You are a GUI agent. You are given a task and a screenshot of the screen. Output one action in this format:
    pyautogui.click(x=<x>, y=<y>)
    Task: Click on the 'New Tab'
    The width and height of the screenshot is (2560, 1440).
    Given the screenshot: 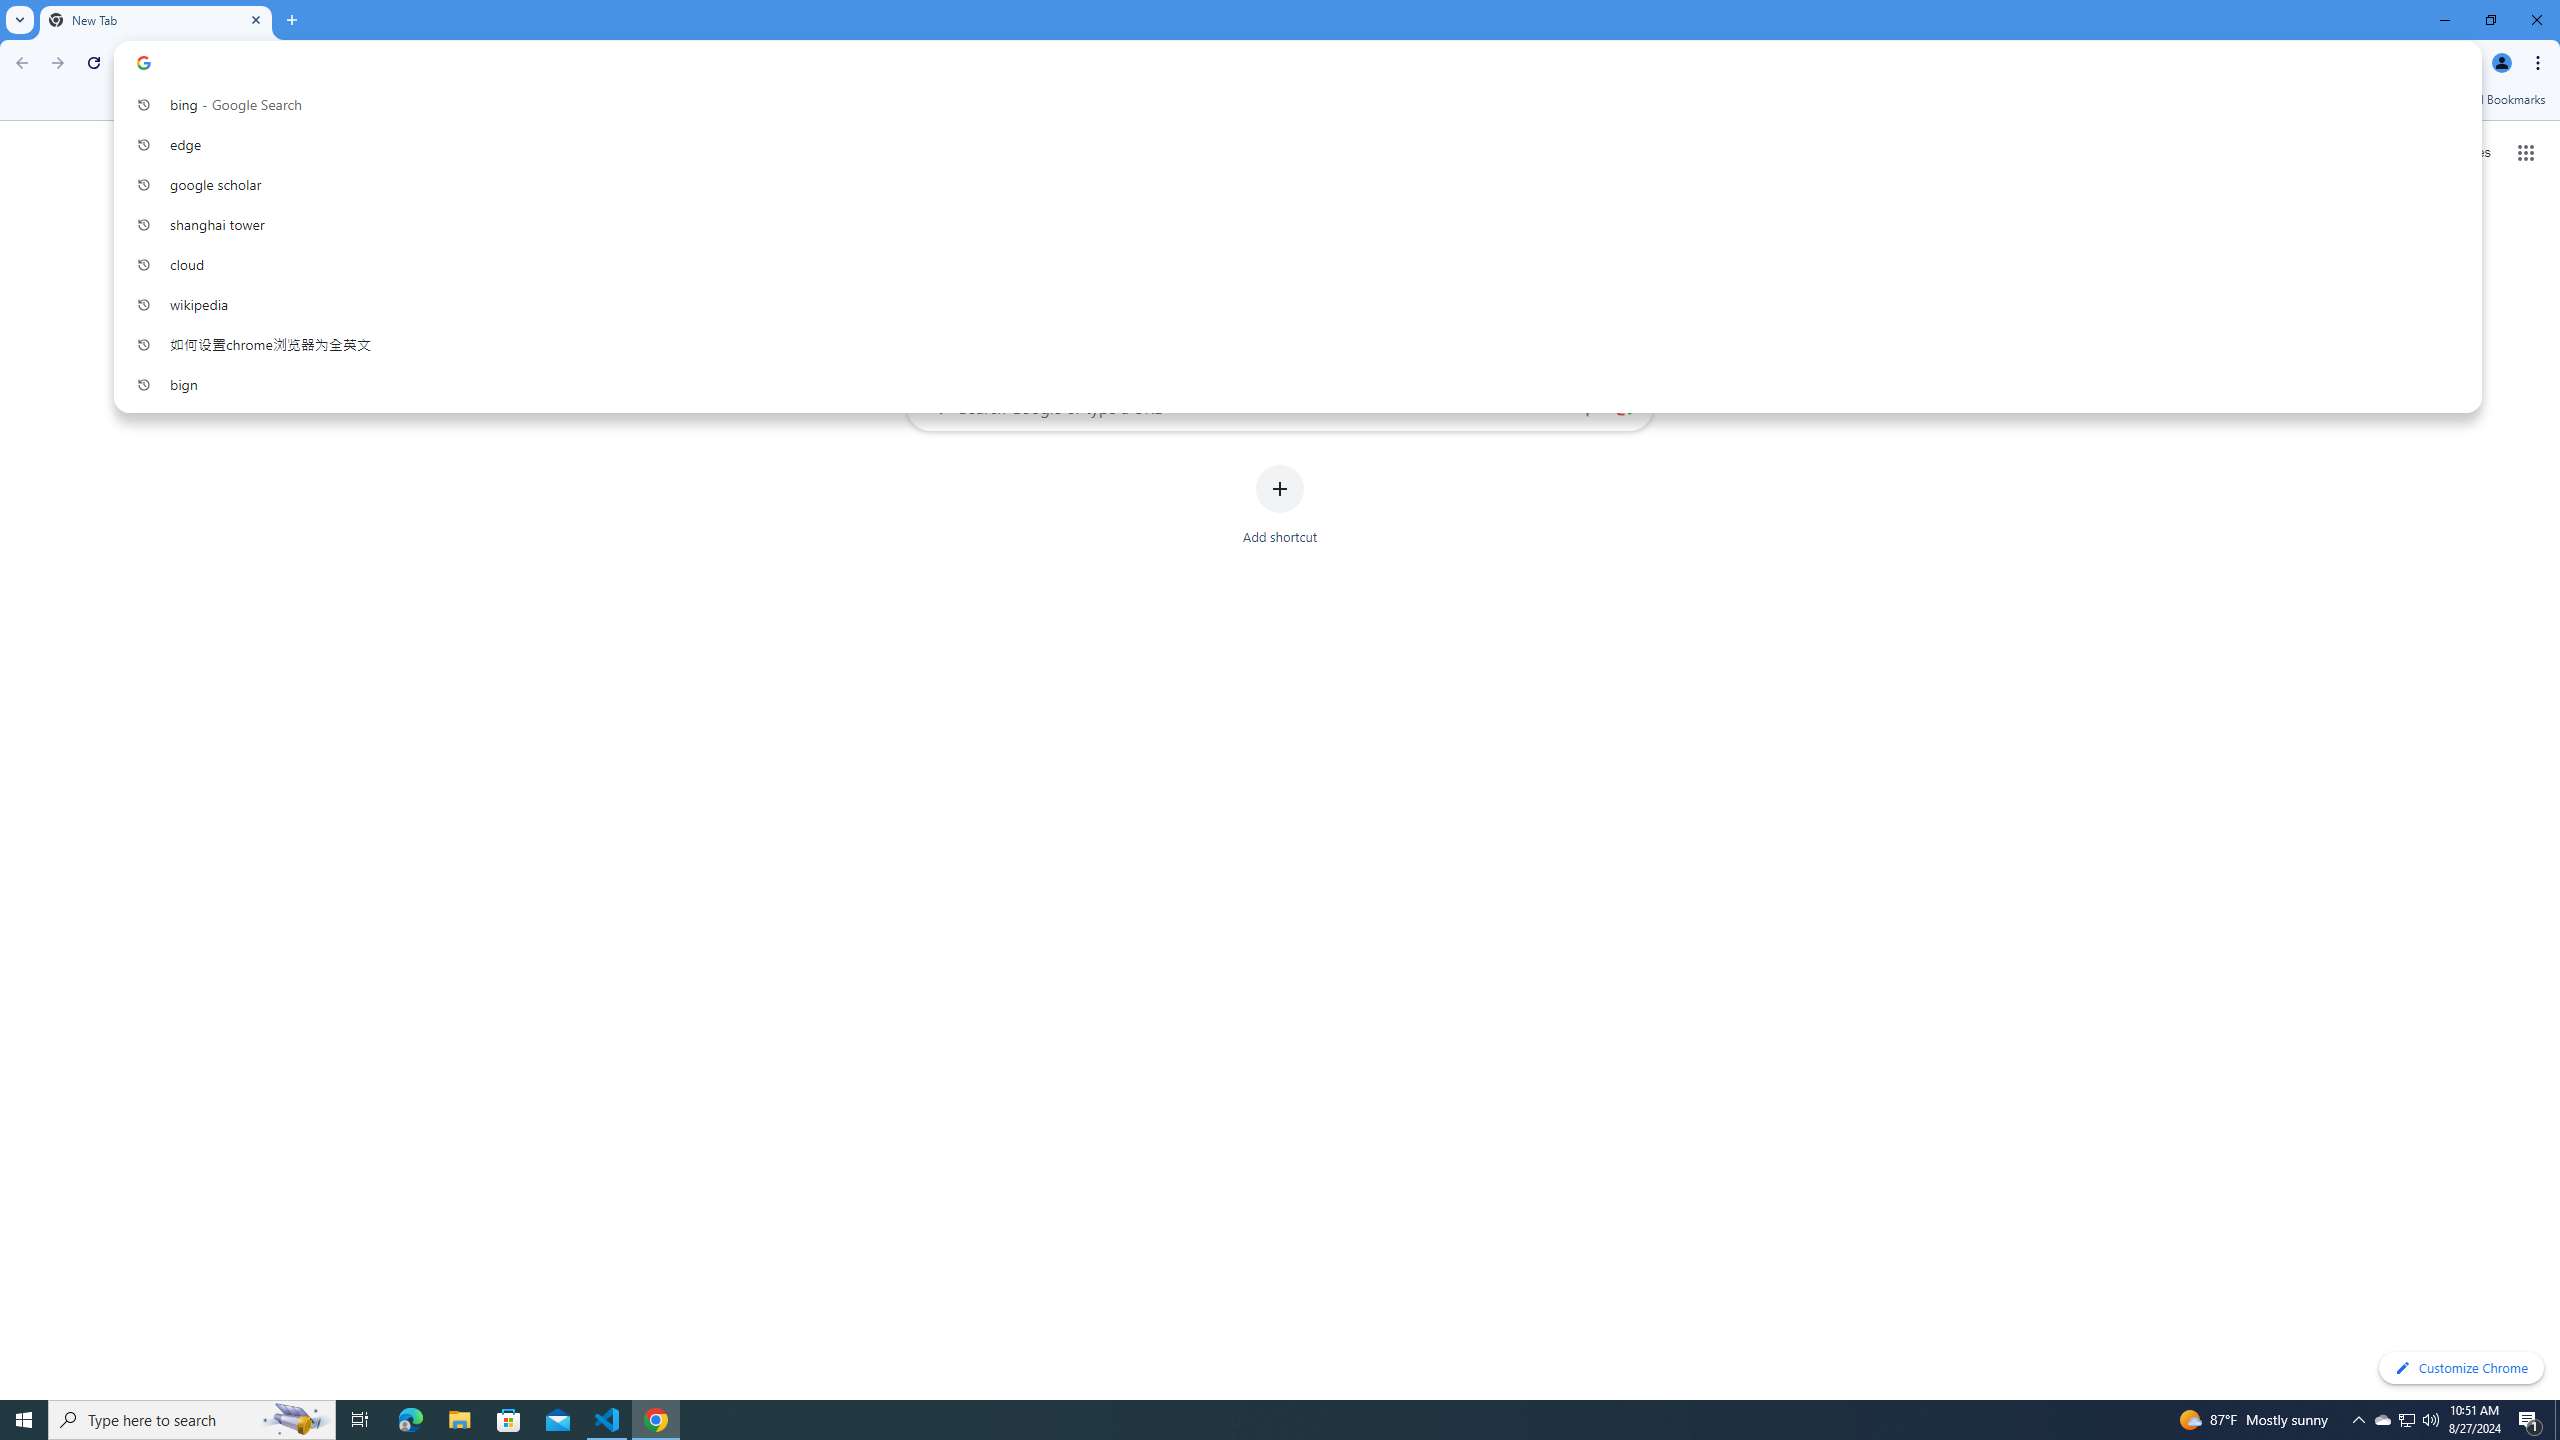 What is the action you would take?
    pyautogui.click(x=155, y=19)
    